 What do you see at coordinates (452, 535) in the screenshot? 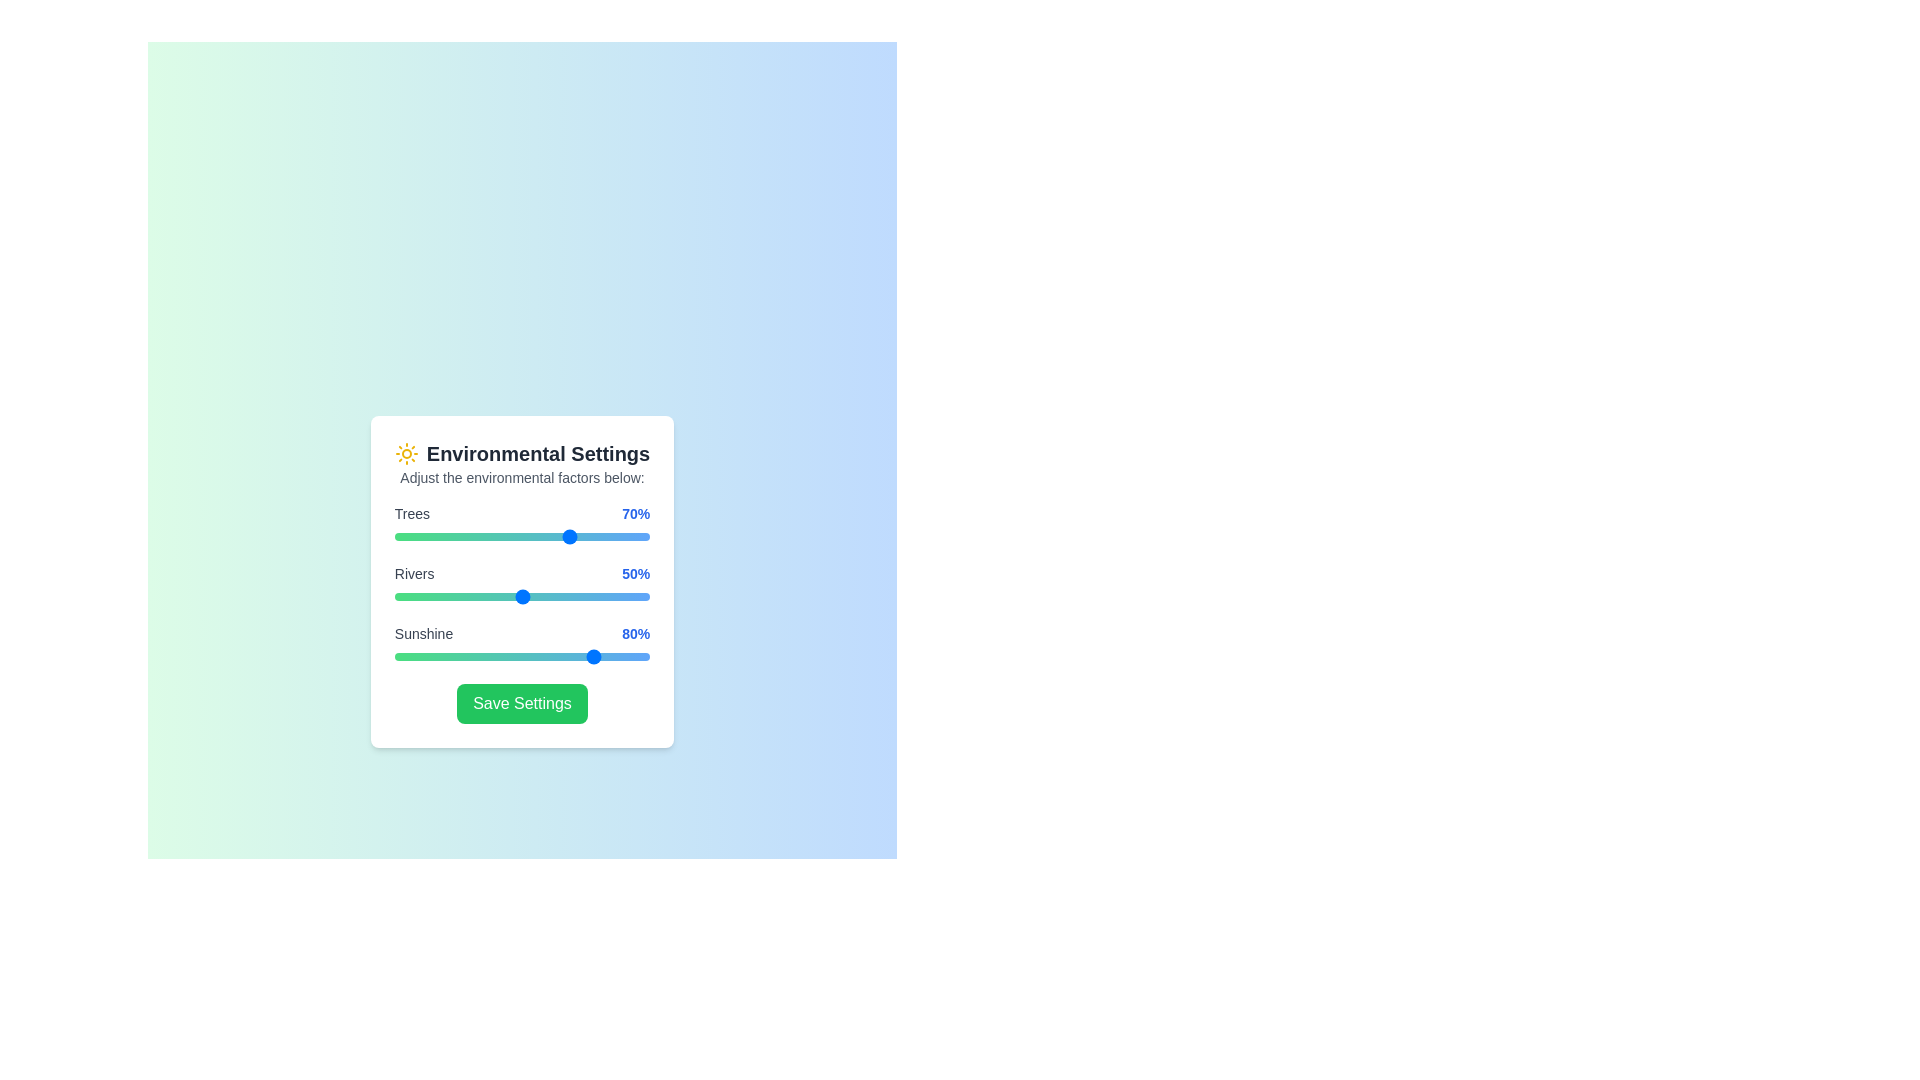
I see `the 0 slider to 23%` at bounding box center [452, 535].